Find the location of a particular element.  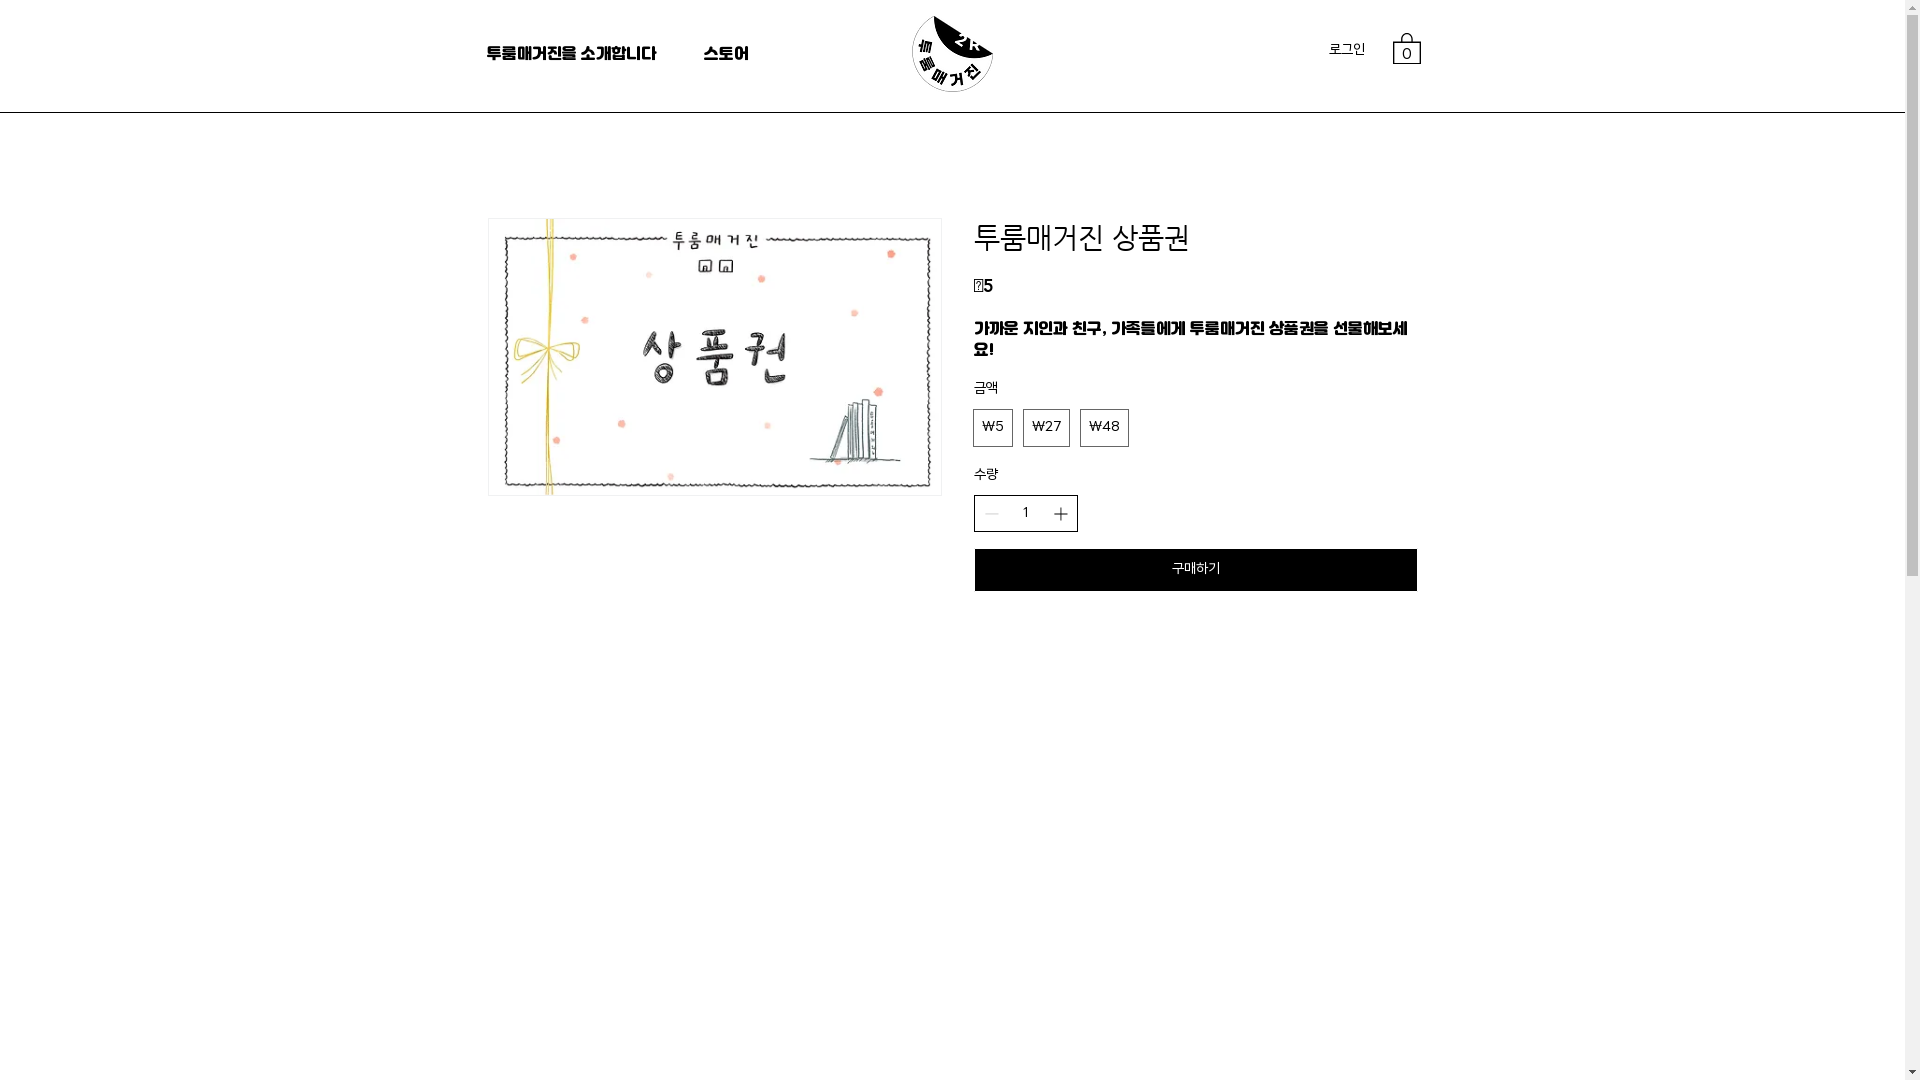

'0' is located at coordinates (1391, 46).